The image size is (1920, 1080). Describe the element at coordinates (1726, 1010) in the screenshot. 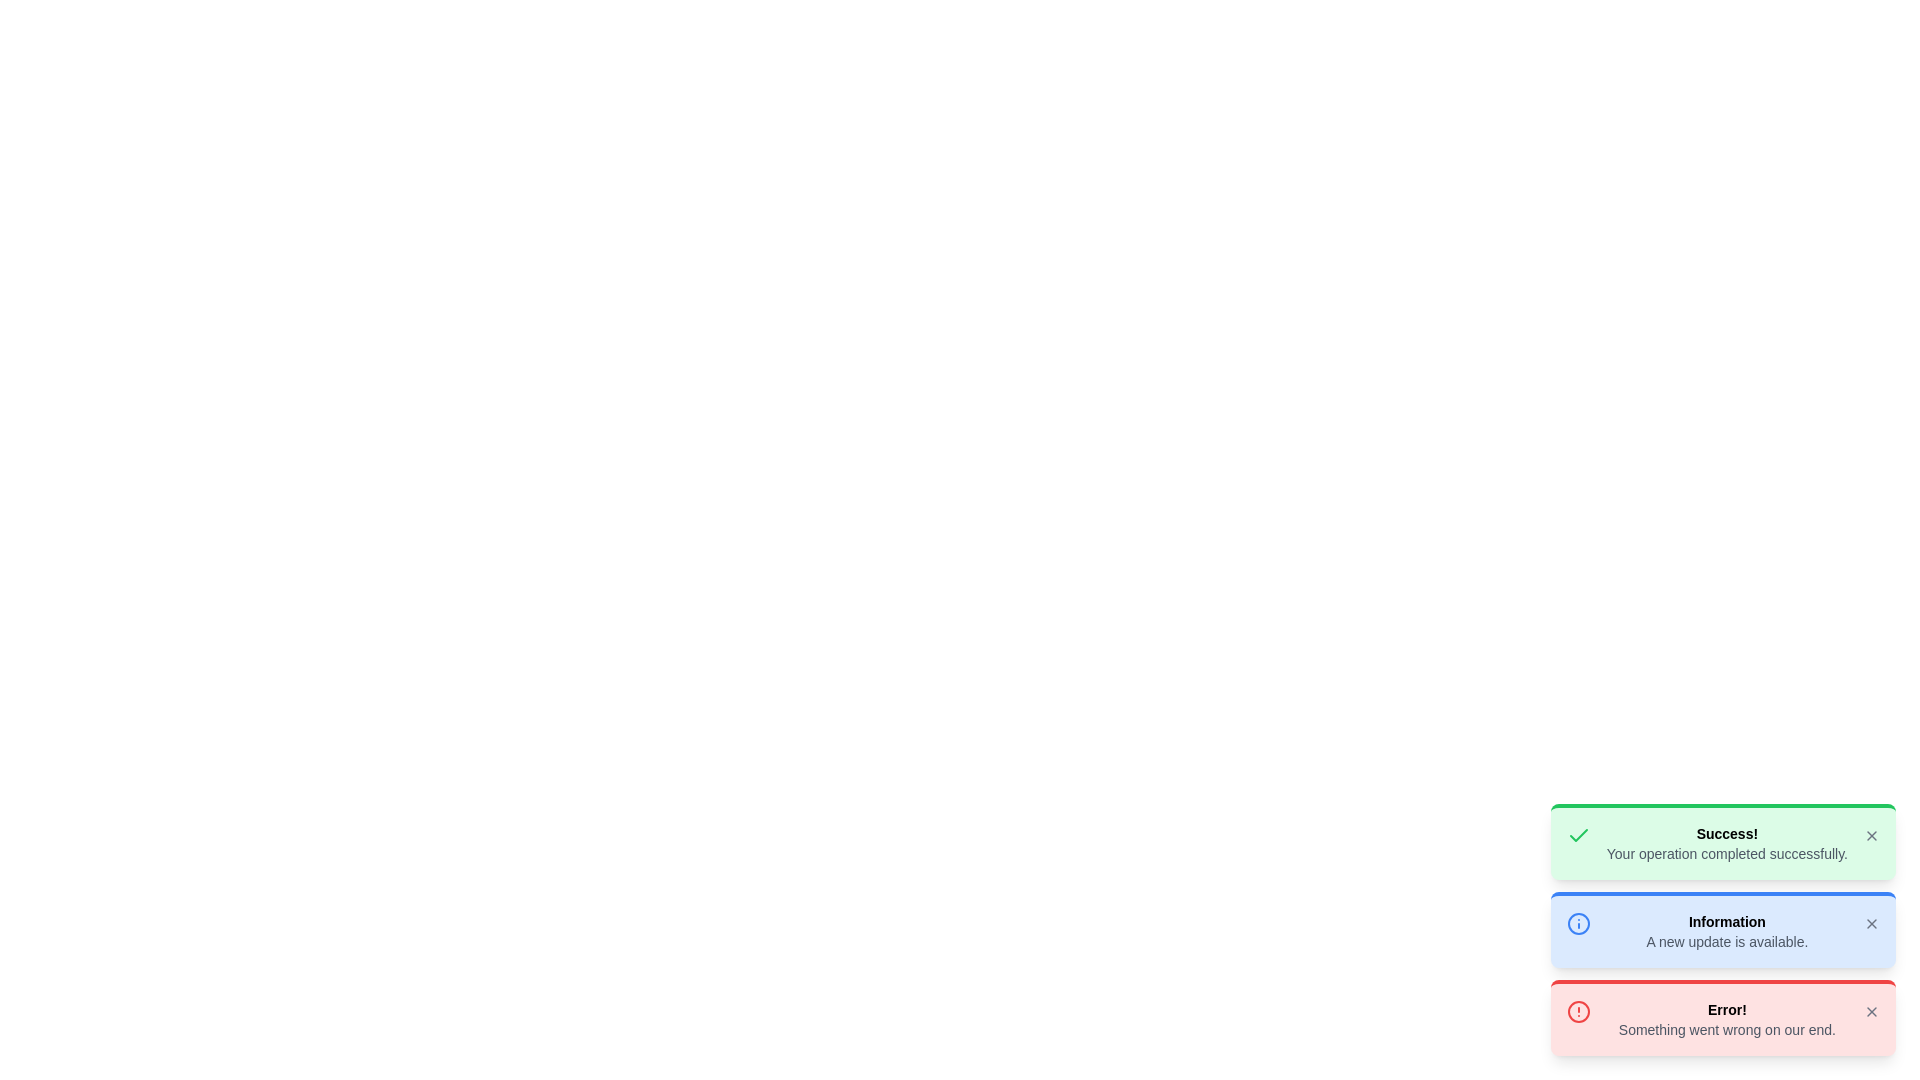

I see `the text label 'Error!' which is displayed in black, bold font on a light red background within the bottom-most notification card` at that location.